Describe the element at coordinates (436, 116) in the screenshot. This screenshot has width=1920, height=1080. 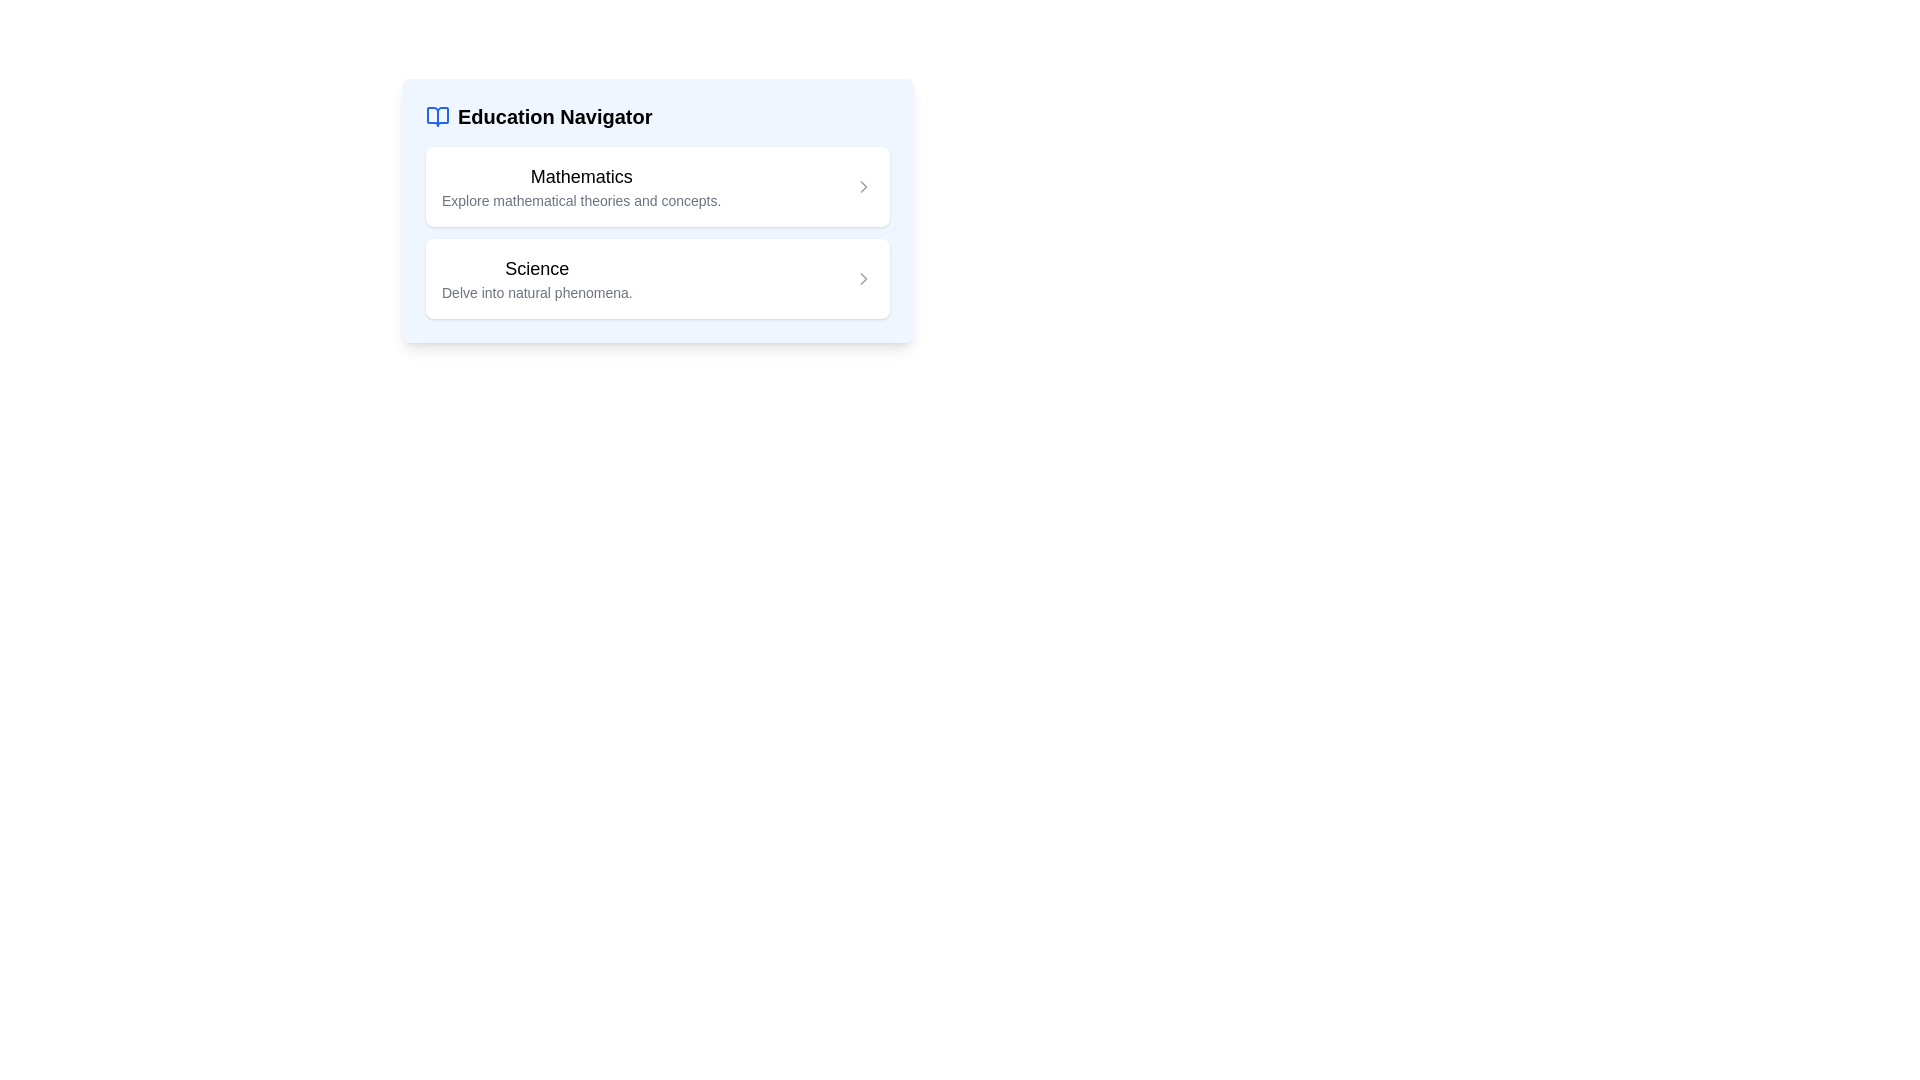
I see `the blue-colored icon resembling an open book, which is positioned to the left of the title text 'Education Navigator'` at that location.